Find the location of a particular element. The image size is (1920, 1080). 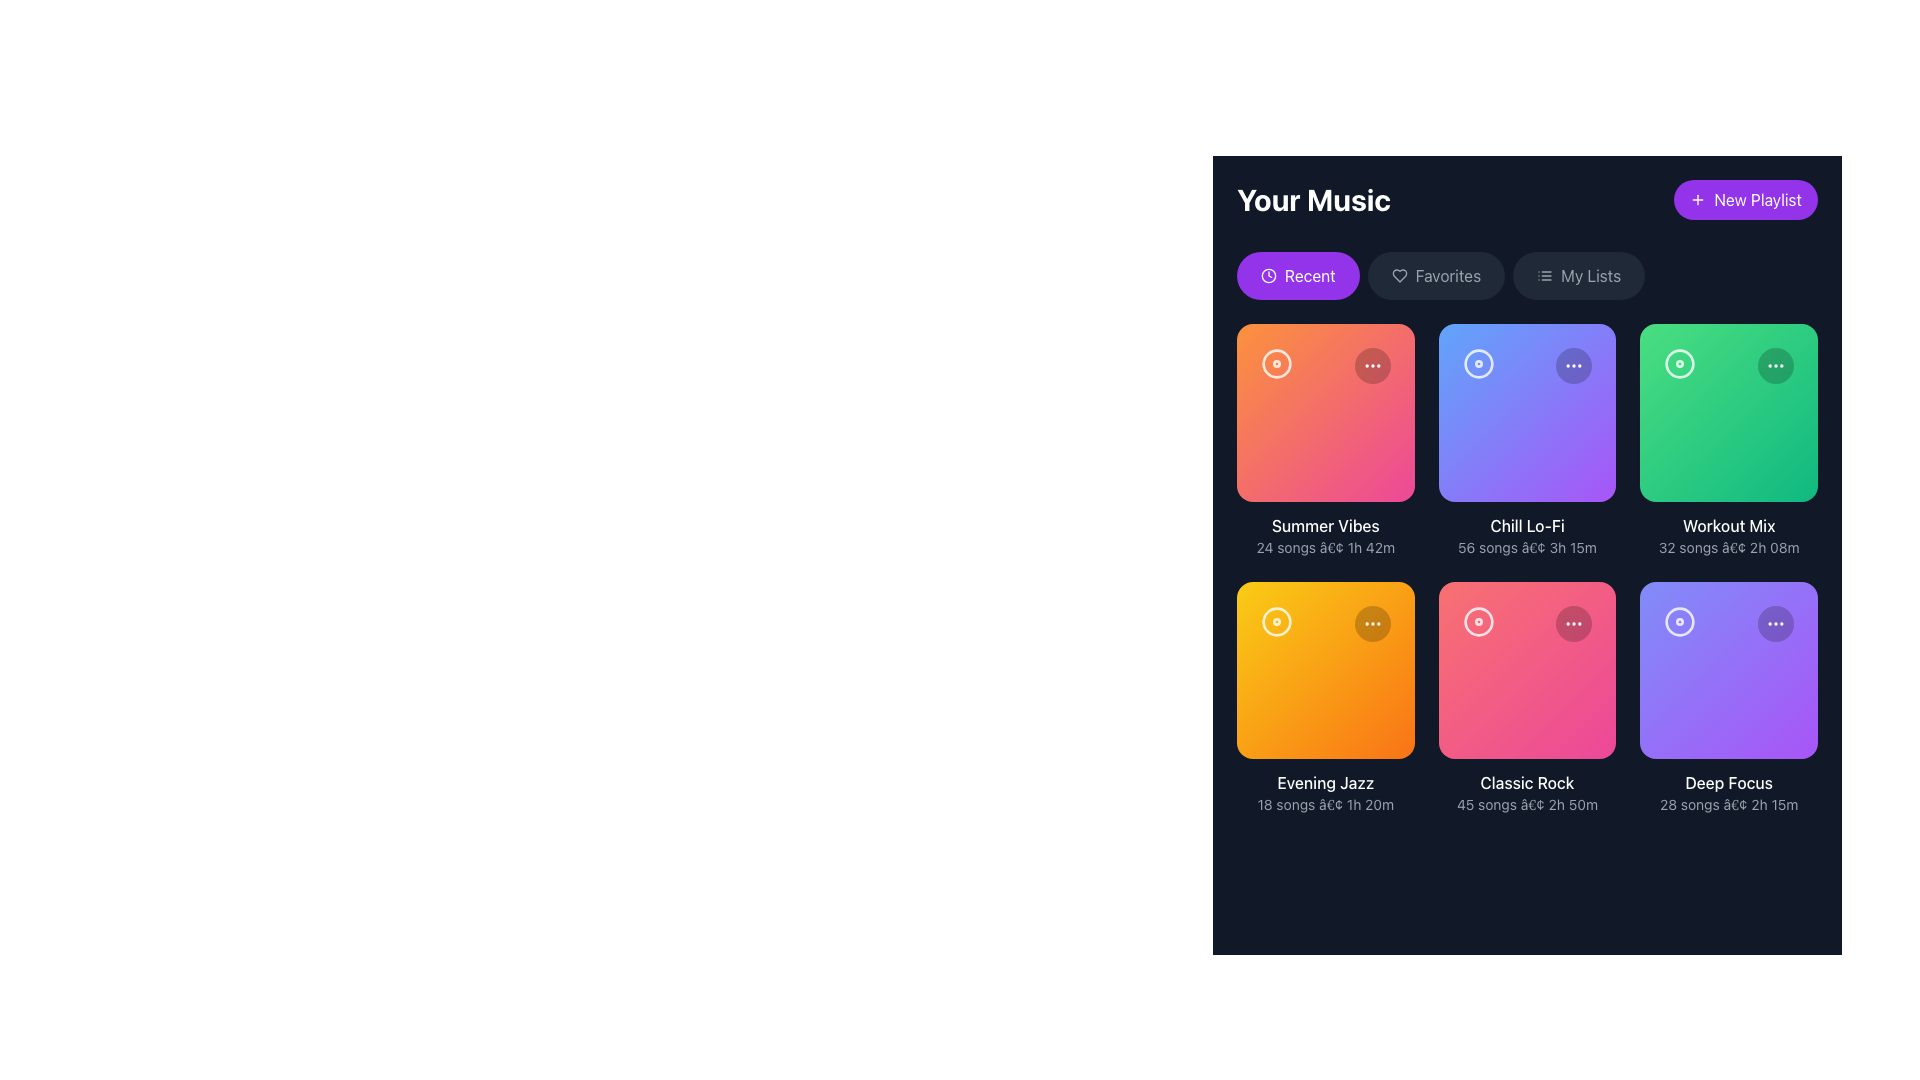

the Text Label that displays information about the number of songs and total duration of the 'Evening Jazz' playlist, located in the second row, first column of the playlist grid, beneath the orange-colored 'Evening Jazz' title is located at coordinates (1325, 804).